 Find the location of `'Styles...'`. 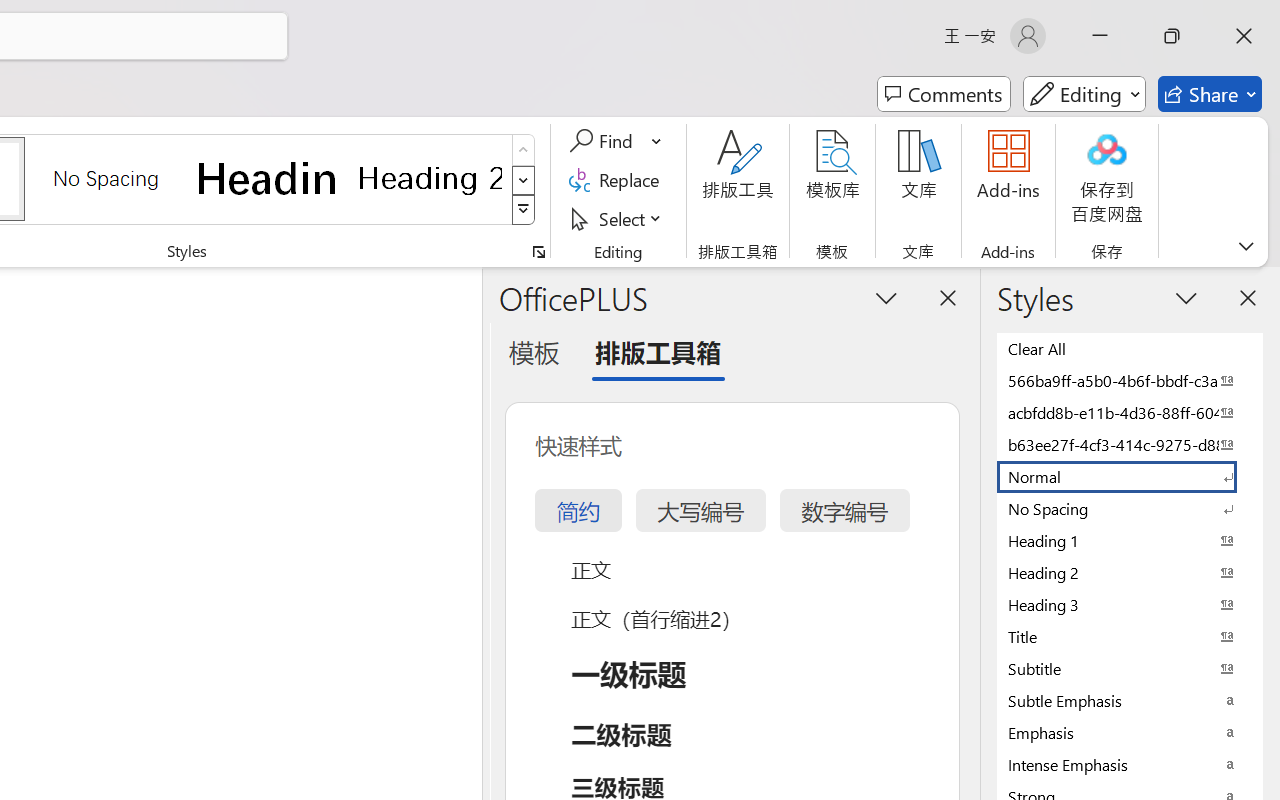

'Styles...' is located at coordinates (538, 251).